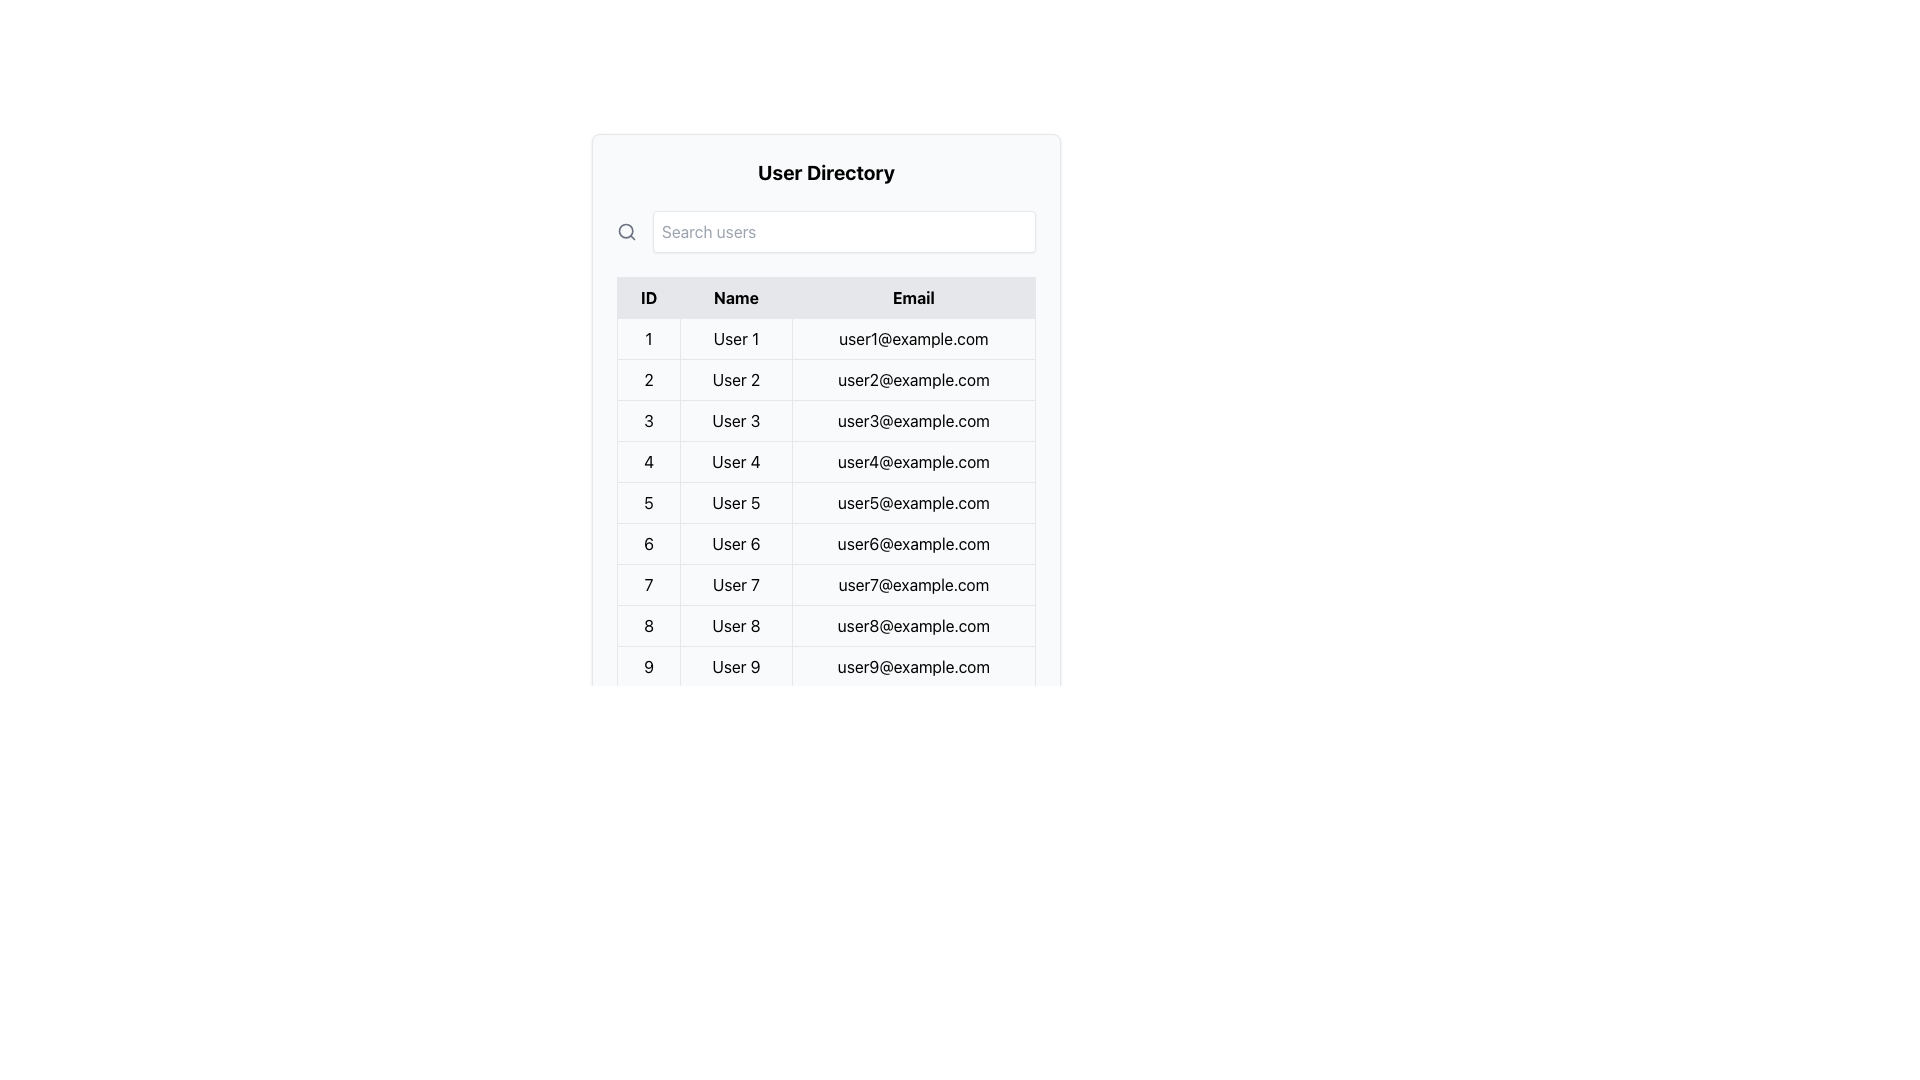 This screenshot has height=1080, width=1920. Describe the element at coordinates (648, 624) in the screenshot. I see `the leftmost cell in the eighth row of the table, which displays the bold numeric value '8', to highlight the entire row` at that location.